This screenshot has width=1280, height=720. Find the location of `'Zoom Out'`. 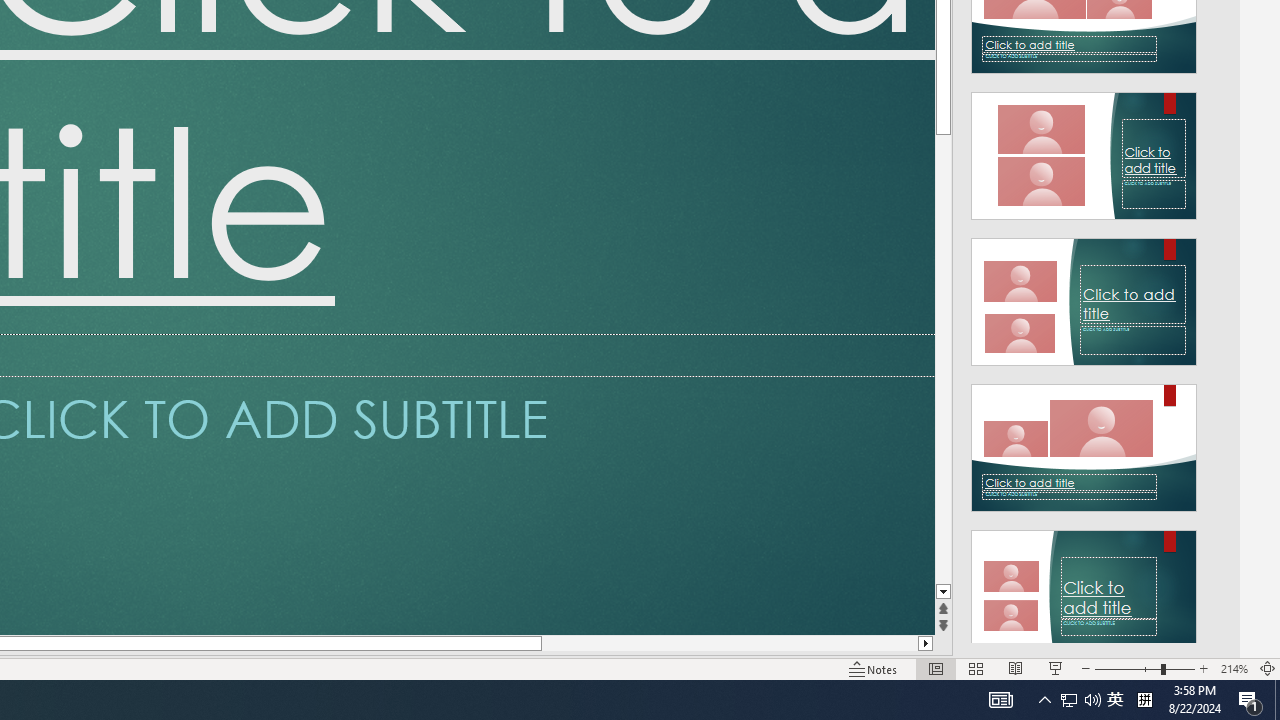

'Zoom Out' is located at coordinates (1127, 669).